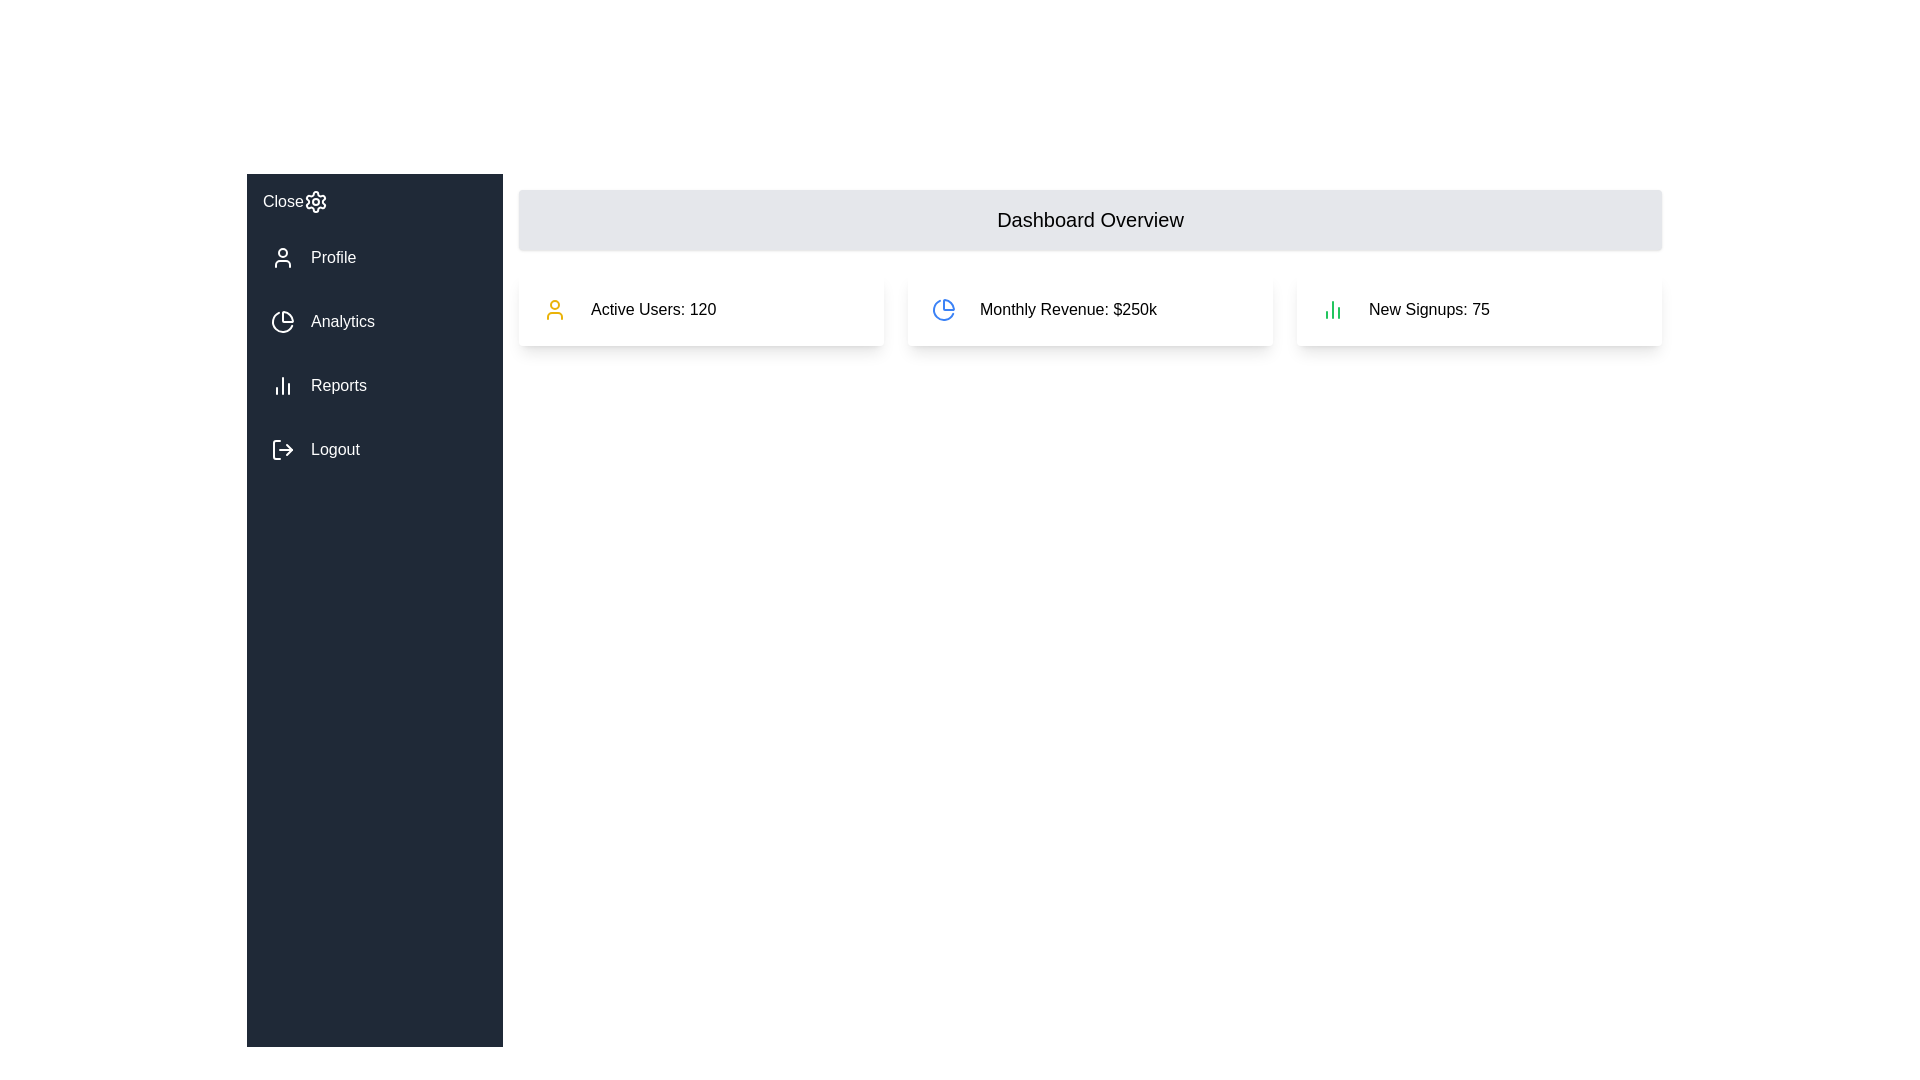  I want to click on the pie chart icon in the sidebar navigation menu, so click(282, 320).